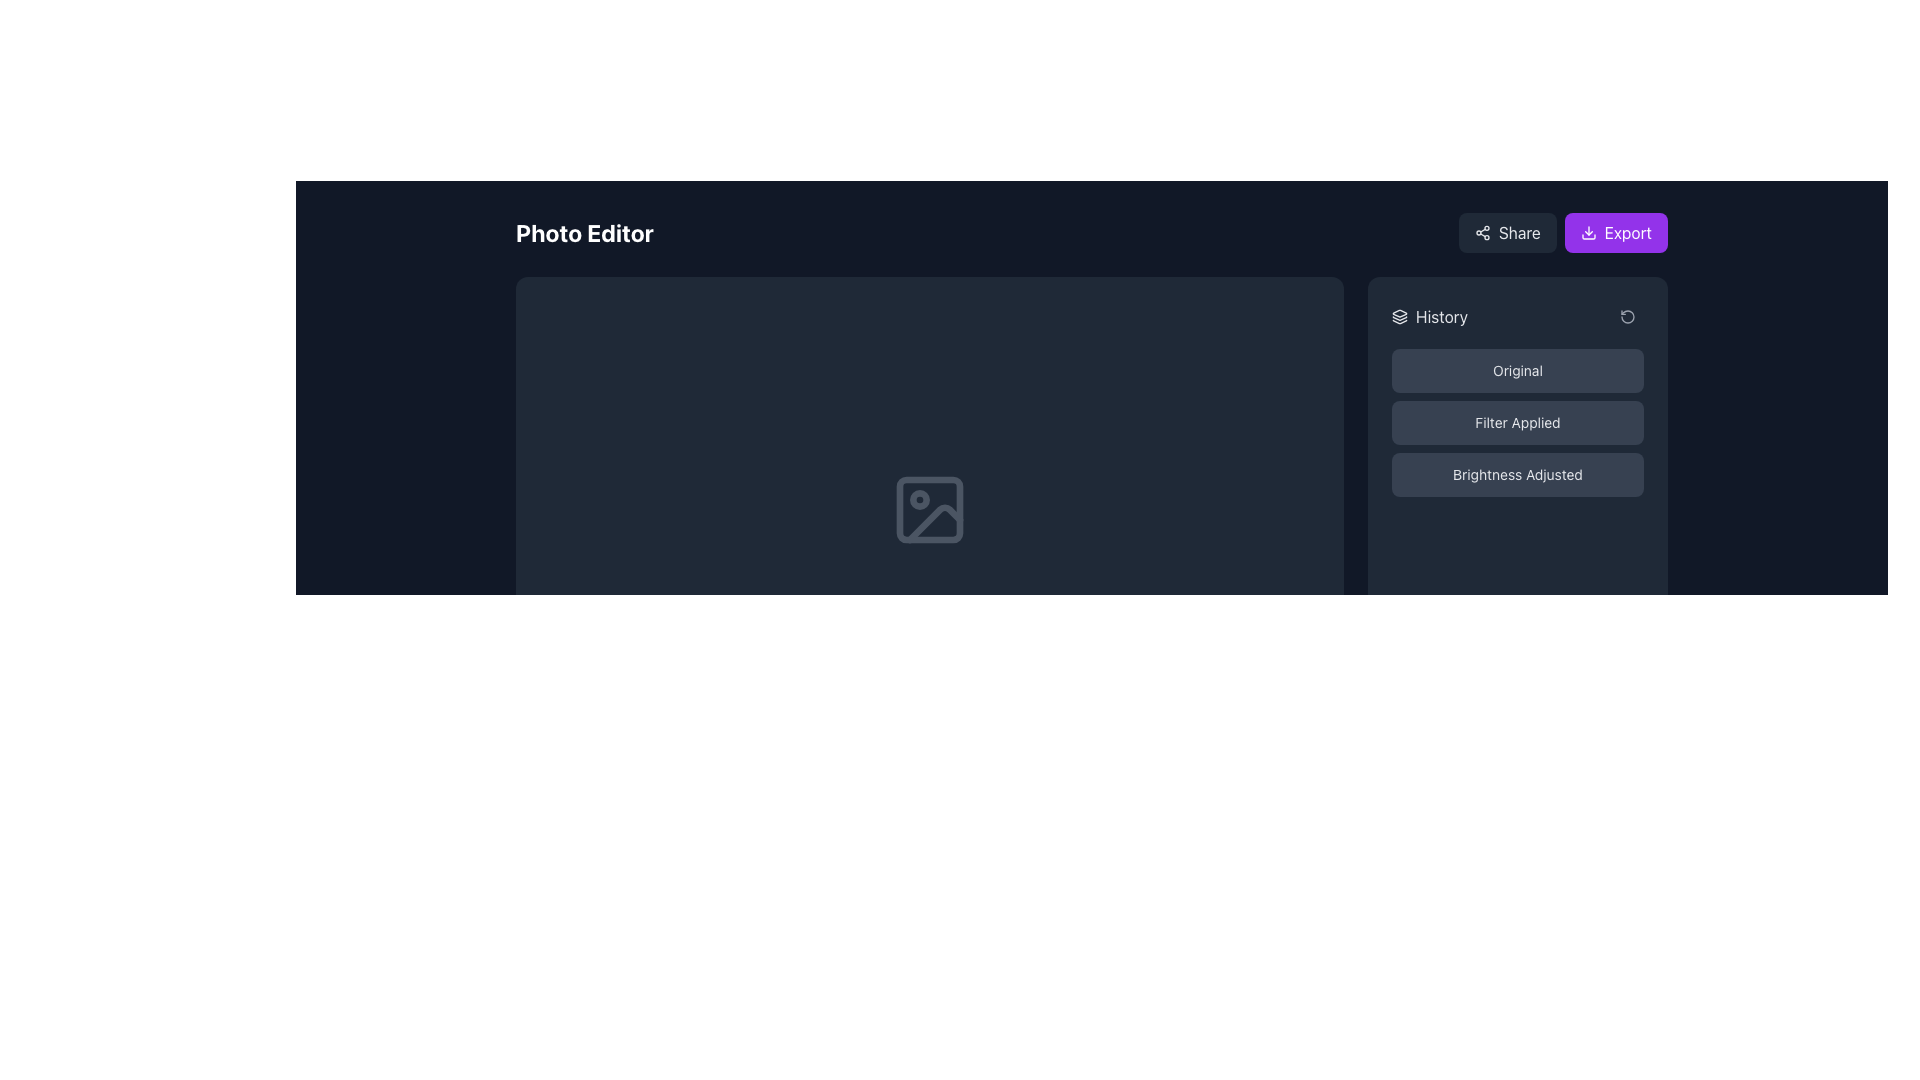  I want to click on the download icon located on the purple 'Export' button in the top-right corner to initiate the export action, so click(1587, 231).